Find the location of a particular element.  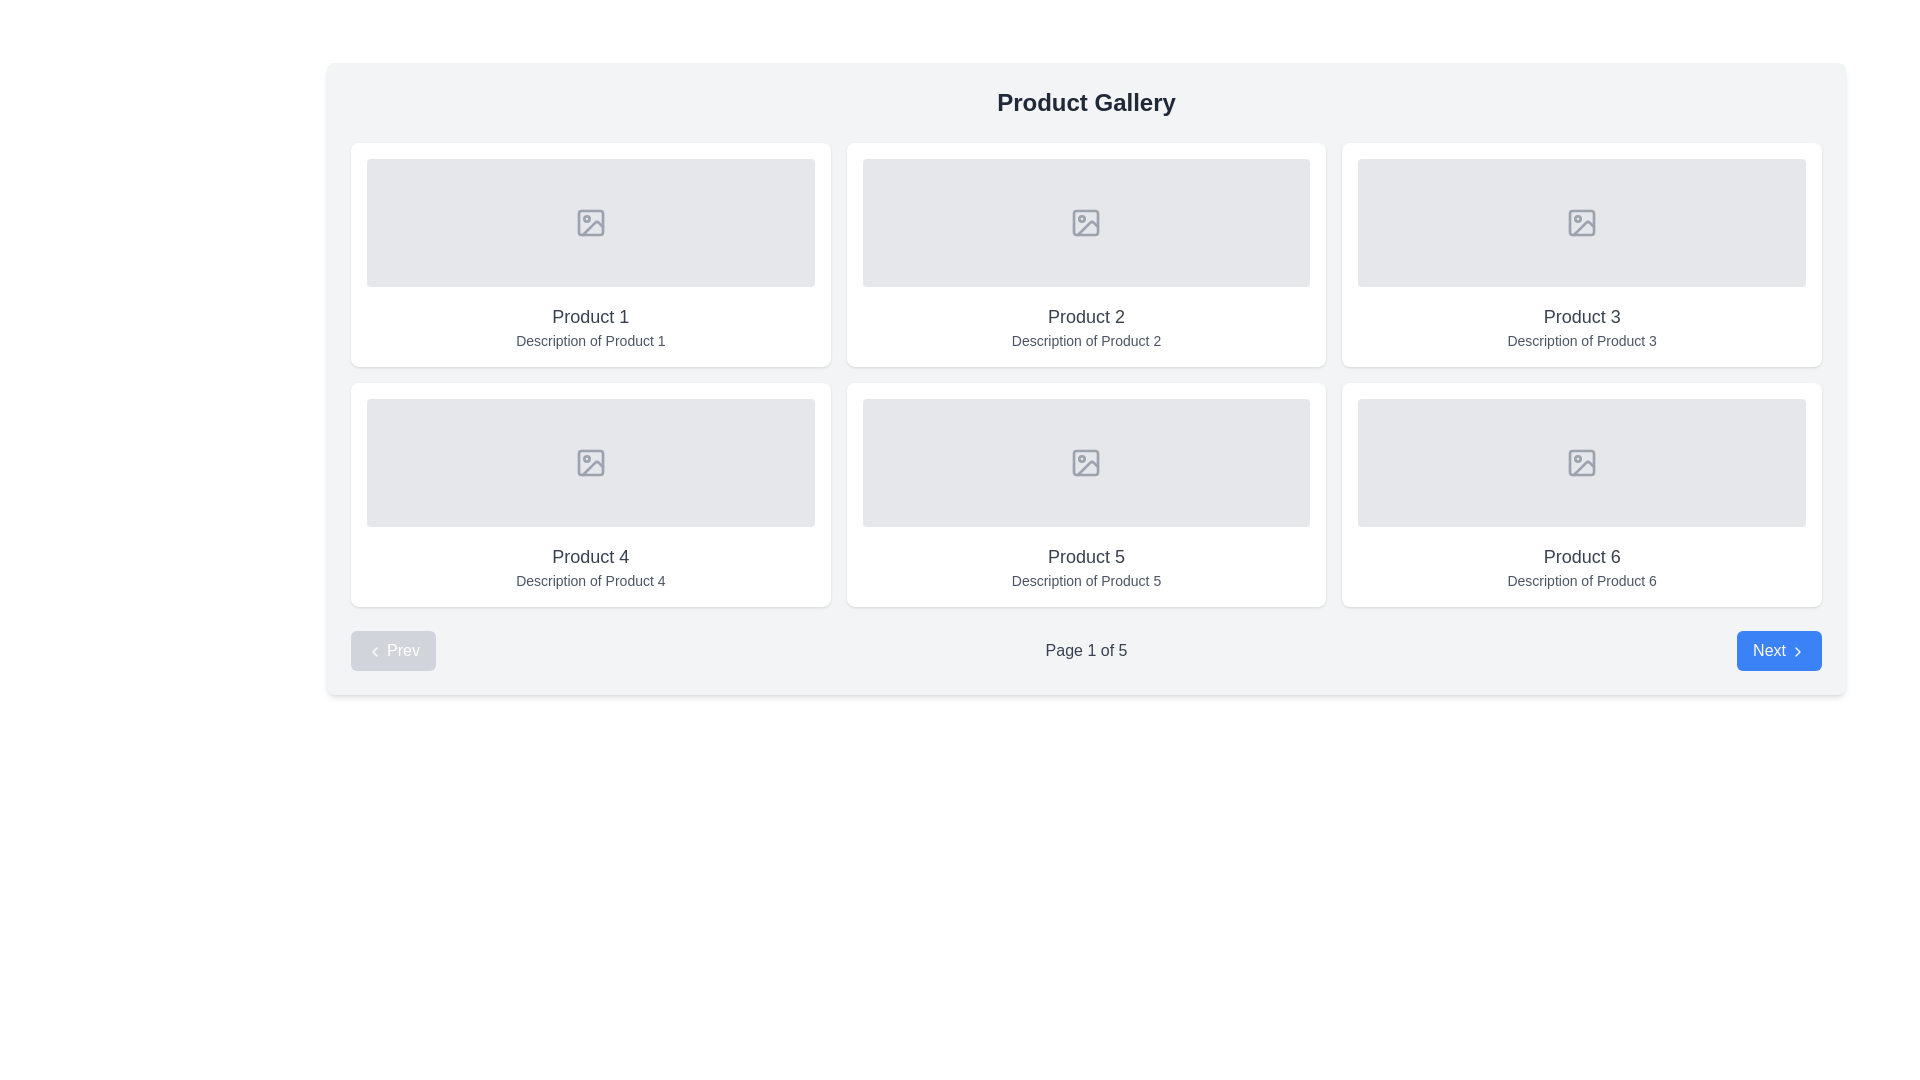

decorative graphical element, which is a small rectangle with rounded edges located at the center of the image placeholder icon in the fifth product slot of the gallery is located at coordinates (1085, 462).